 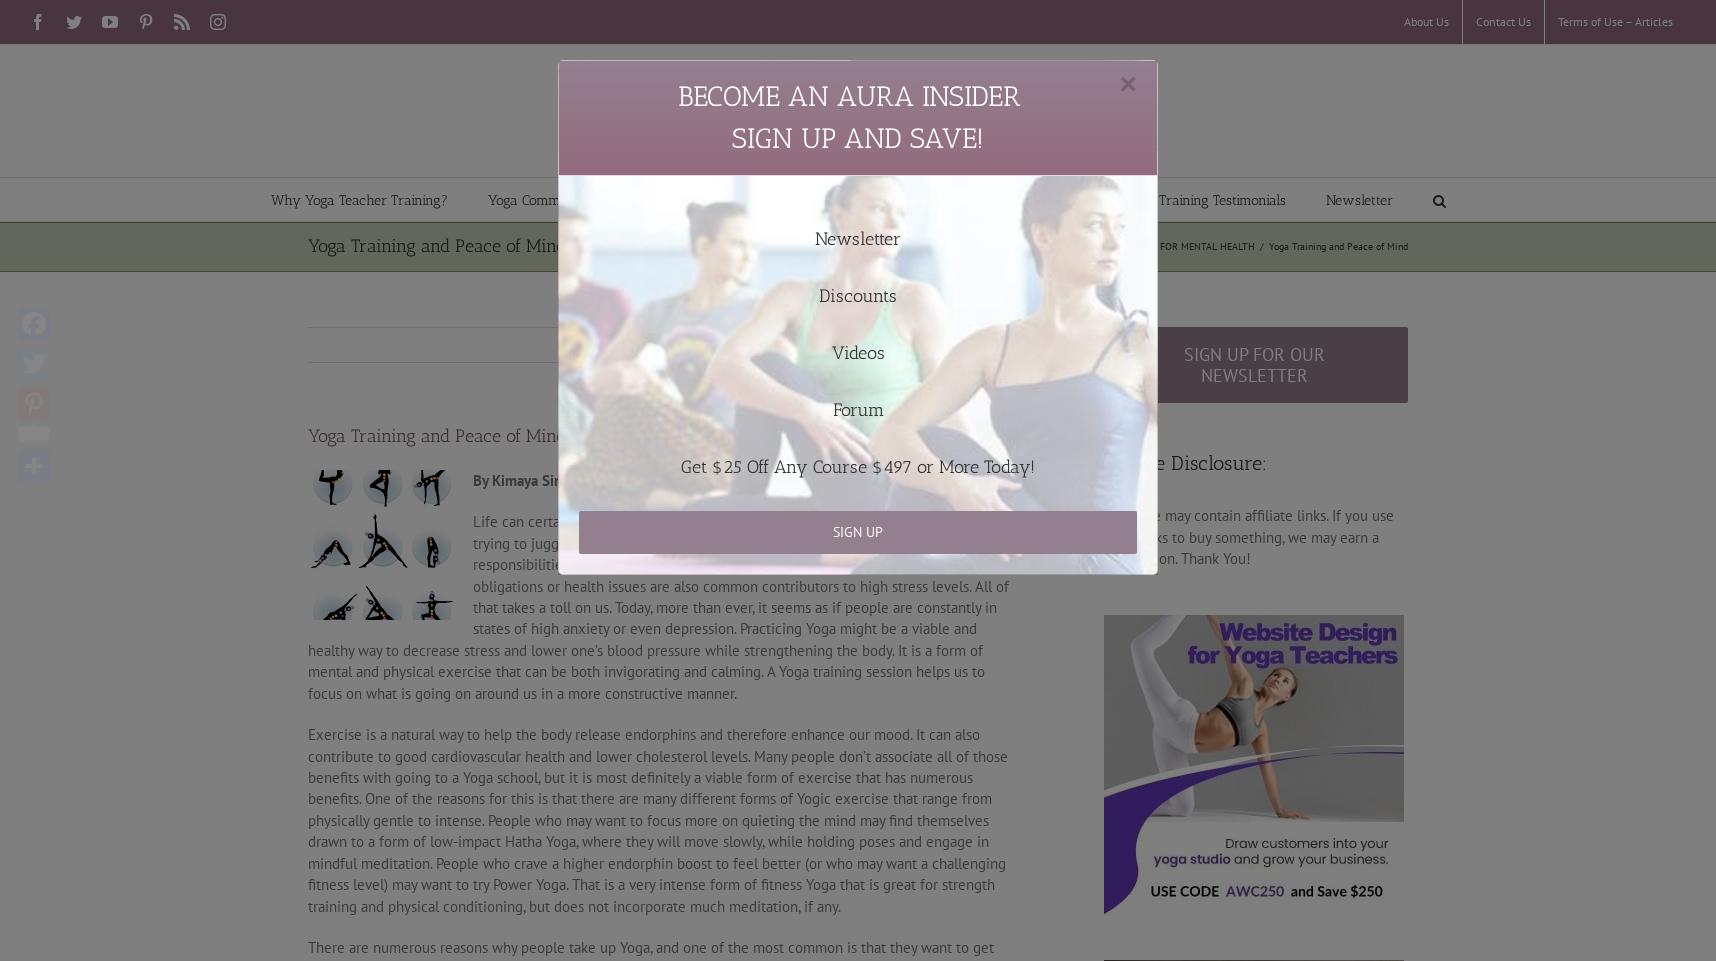 What do you see at coordinates (858, 295) in the screenshot?
I see `'Discounts'` at bounding box center [858, 295].